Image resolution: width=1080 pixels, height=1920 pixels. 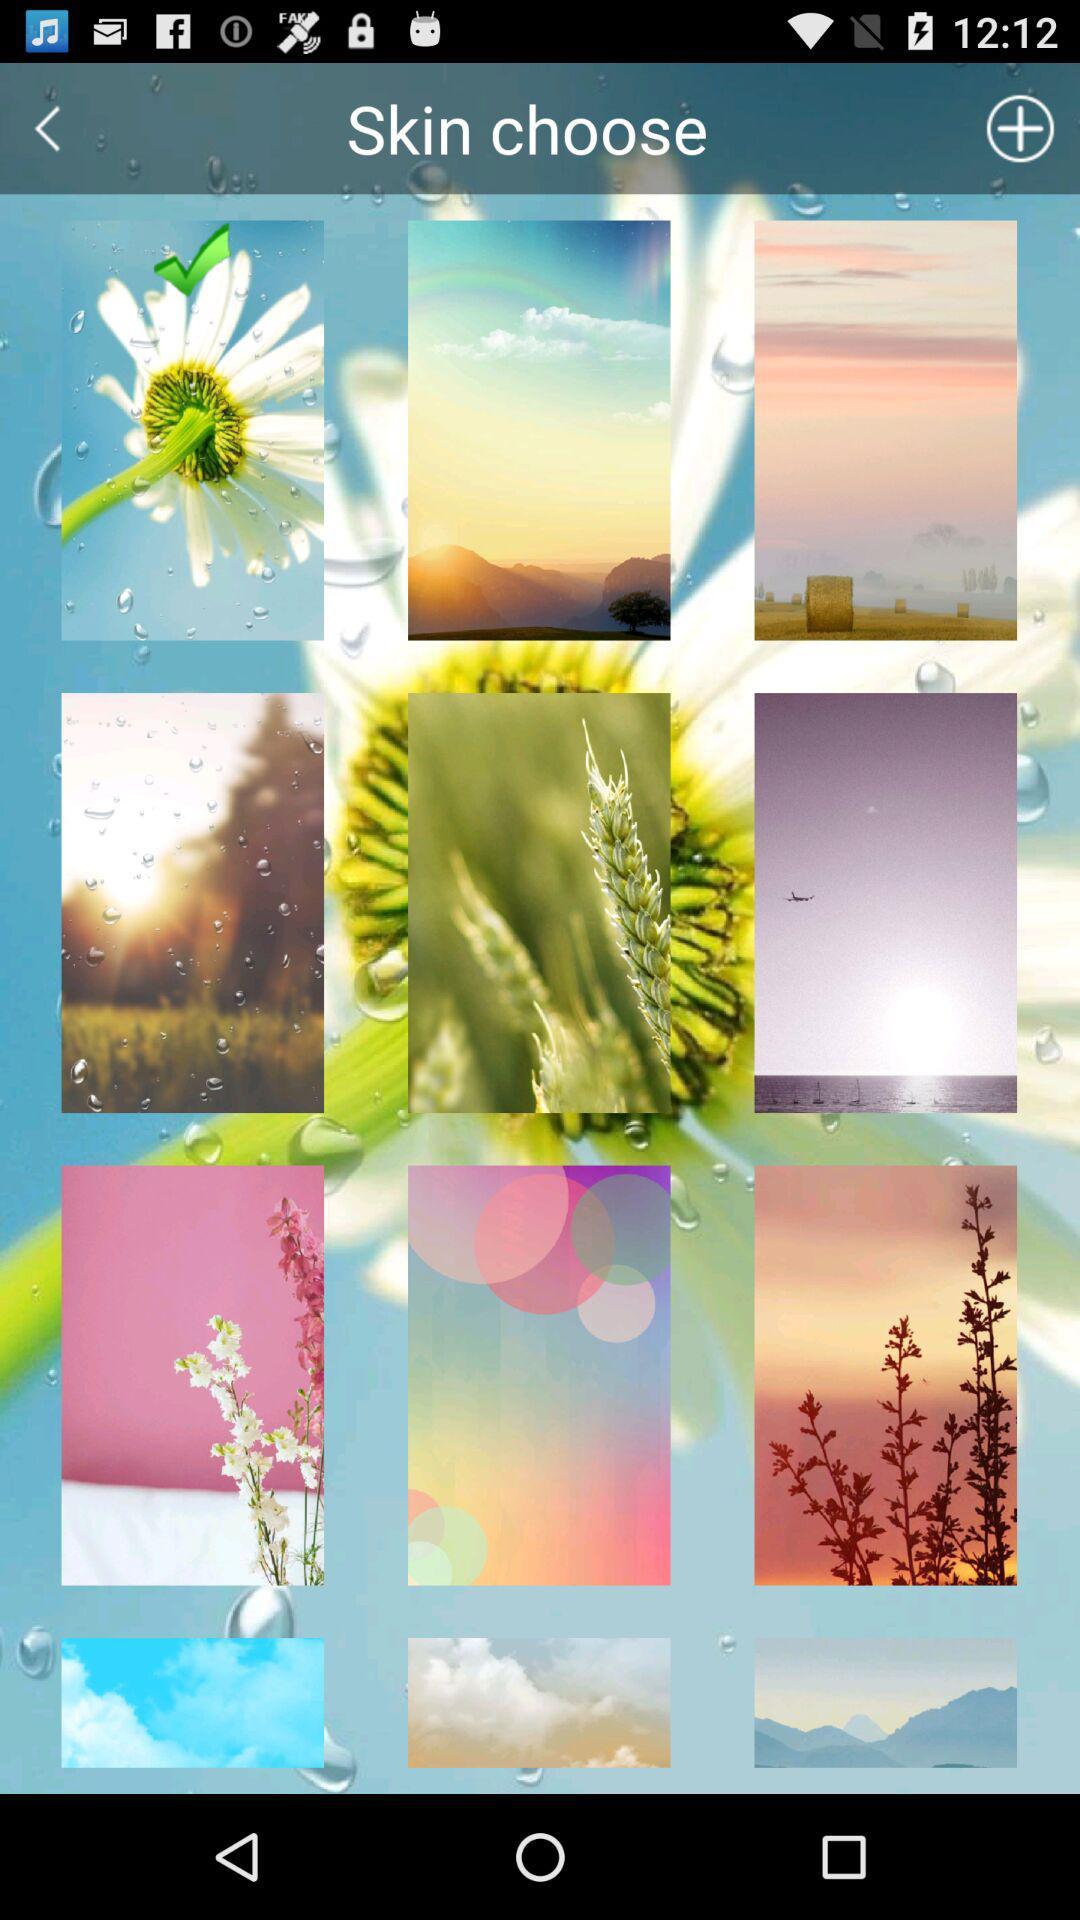 What do you see at coordinates (192, 430) in the screenshot?
I see `the first image` at bounding box center [192, 430].